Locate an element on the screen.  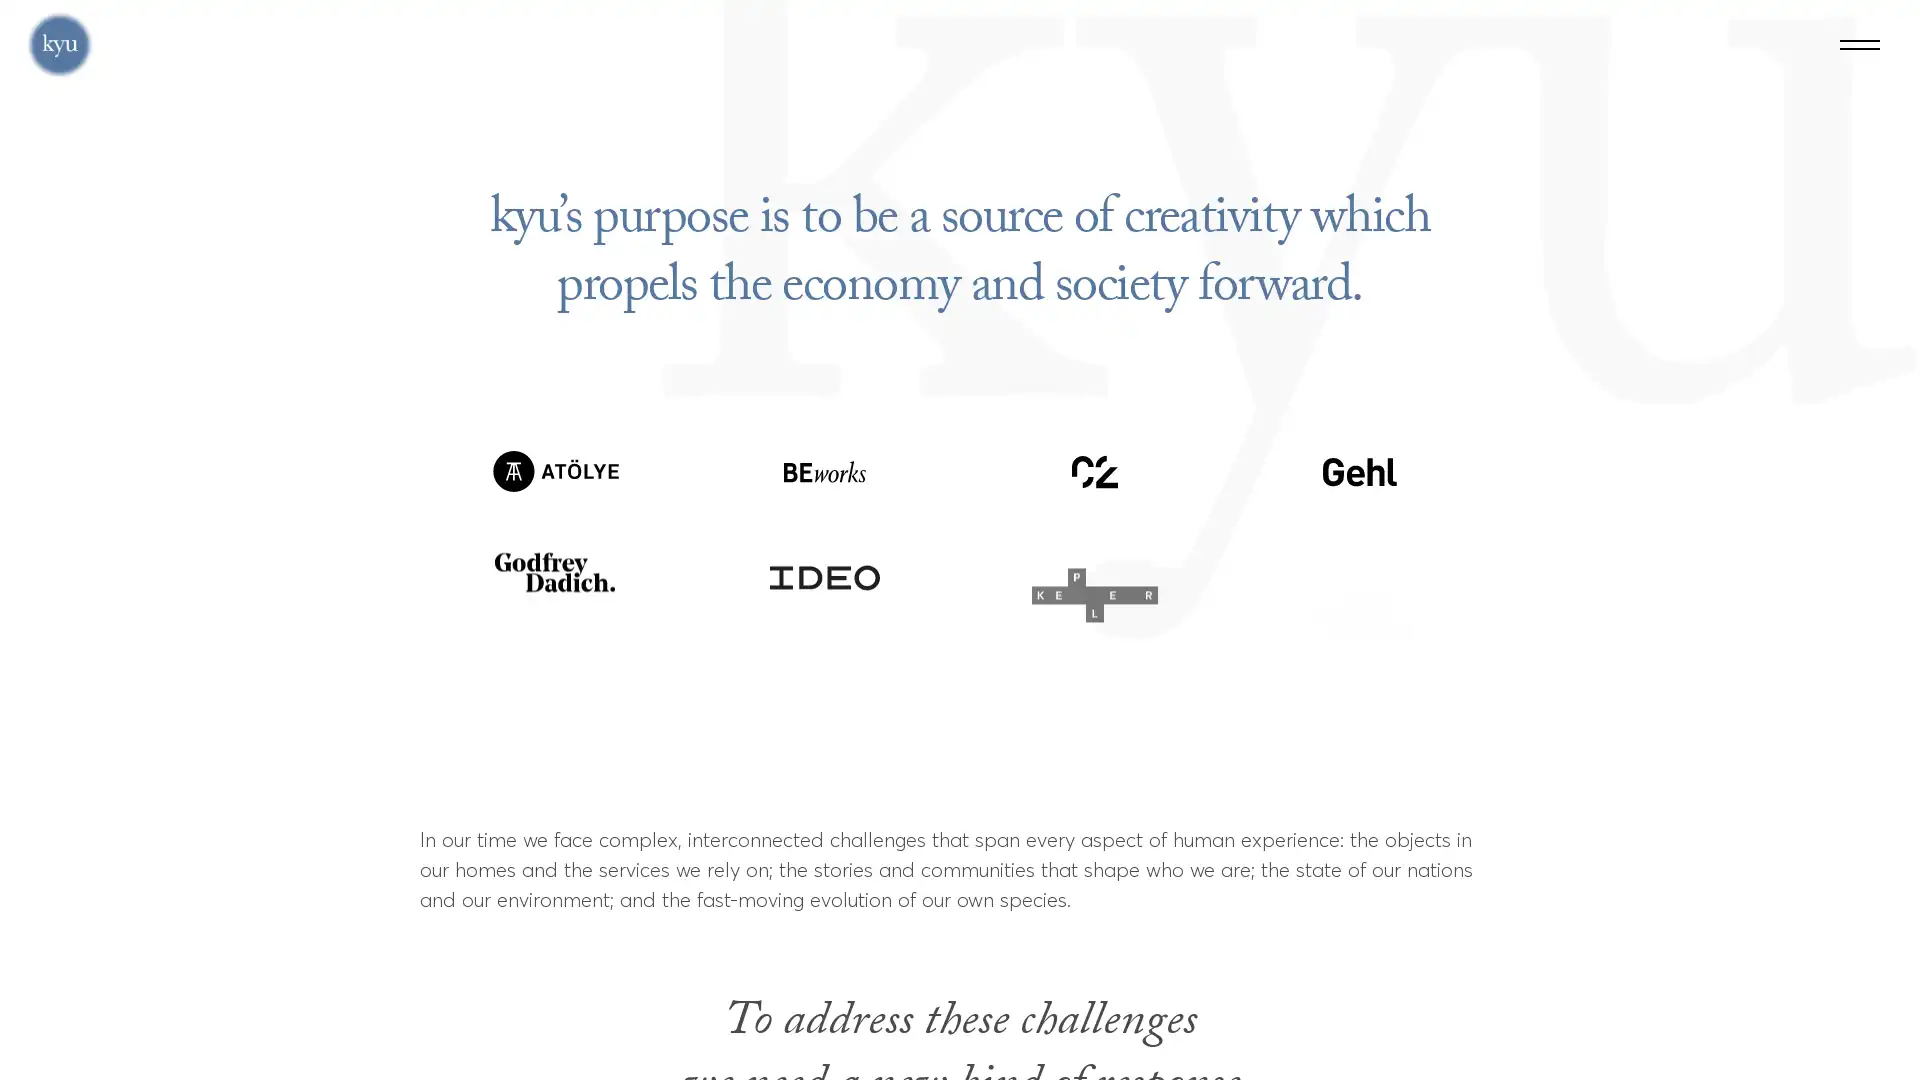
Menu is located at coordinates (1859, 45).